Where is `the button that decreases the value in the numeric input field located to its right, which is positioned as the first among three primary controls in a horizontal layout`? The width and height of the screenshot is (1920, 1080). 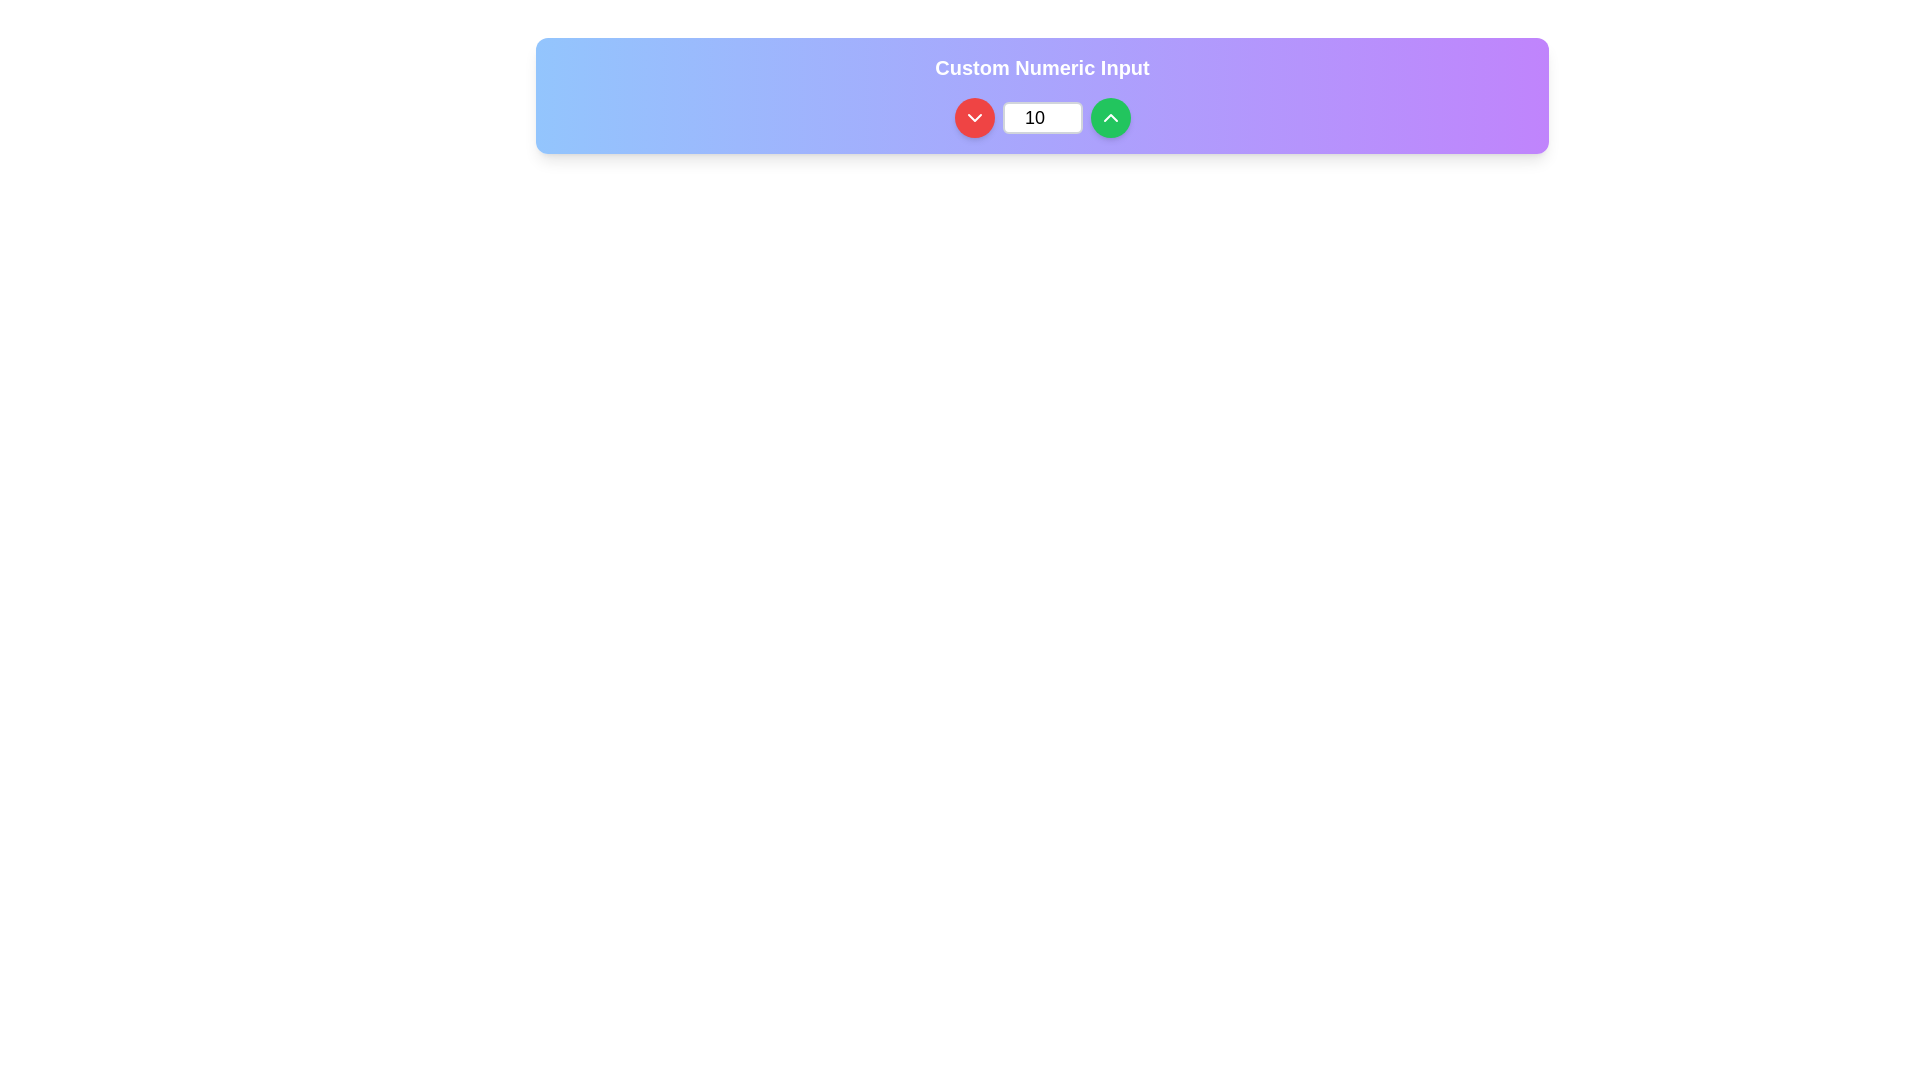
the button that decreases the value in the numeric input field located to its right, which is positioned as the first among three primary controls in a horizontal layout is located at coordinates (974, 118).